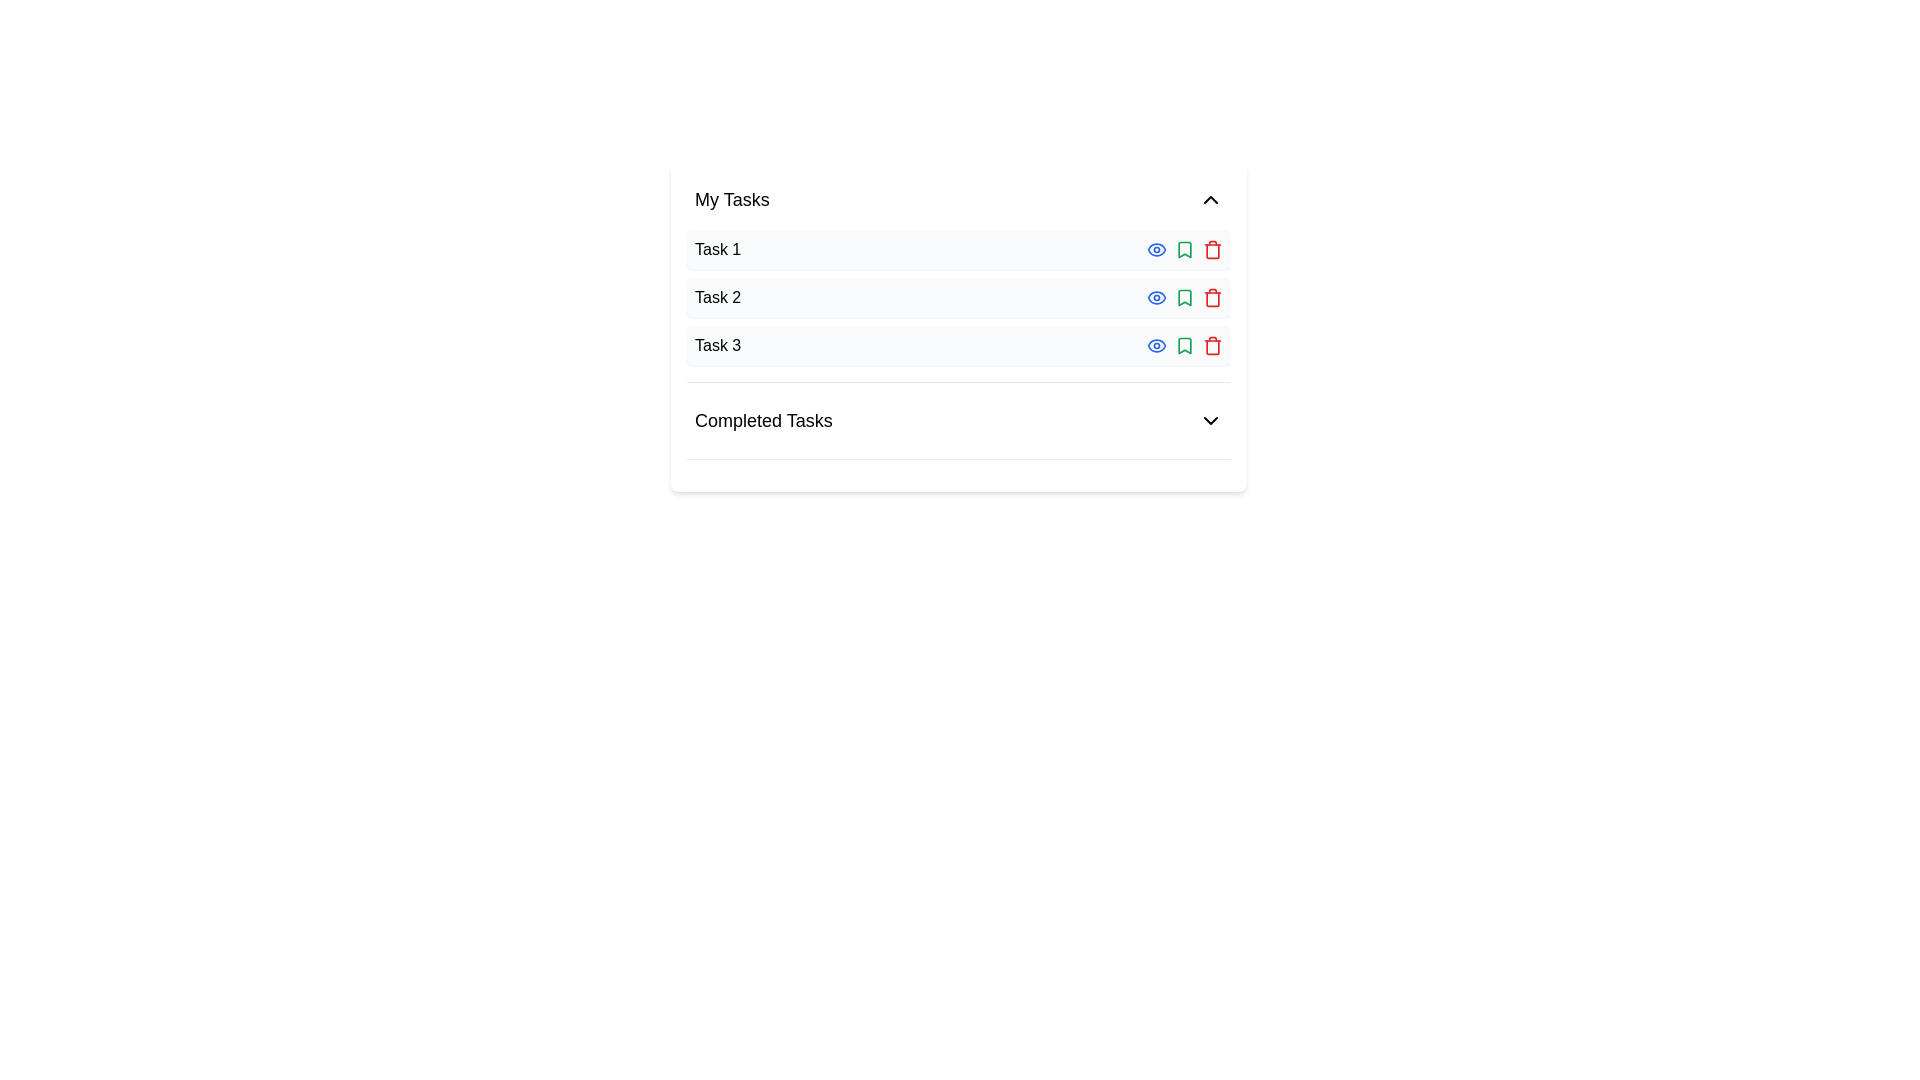  I want to click on the chevron-shaped dropdown indicator icon located at the far right side of the 'My Tasks' label, so click(1209, 200).